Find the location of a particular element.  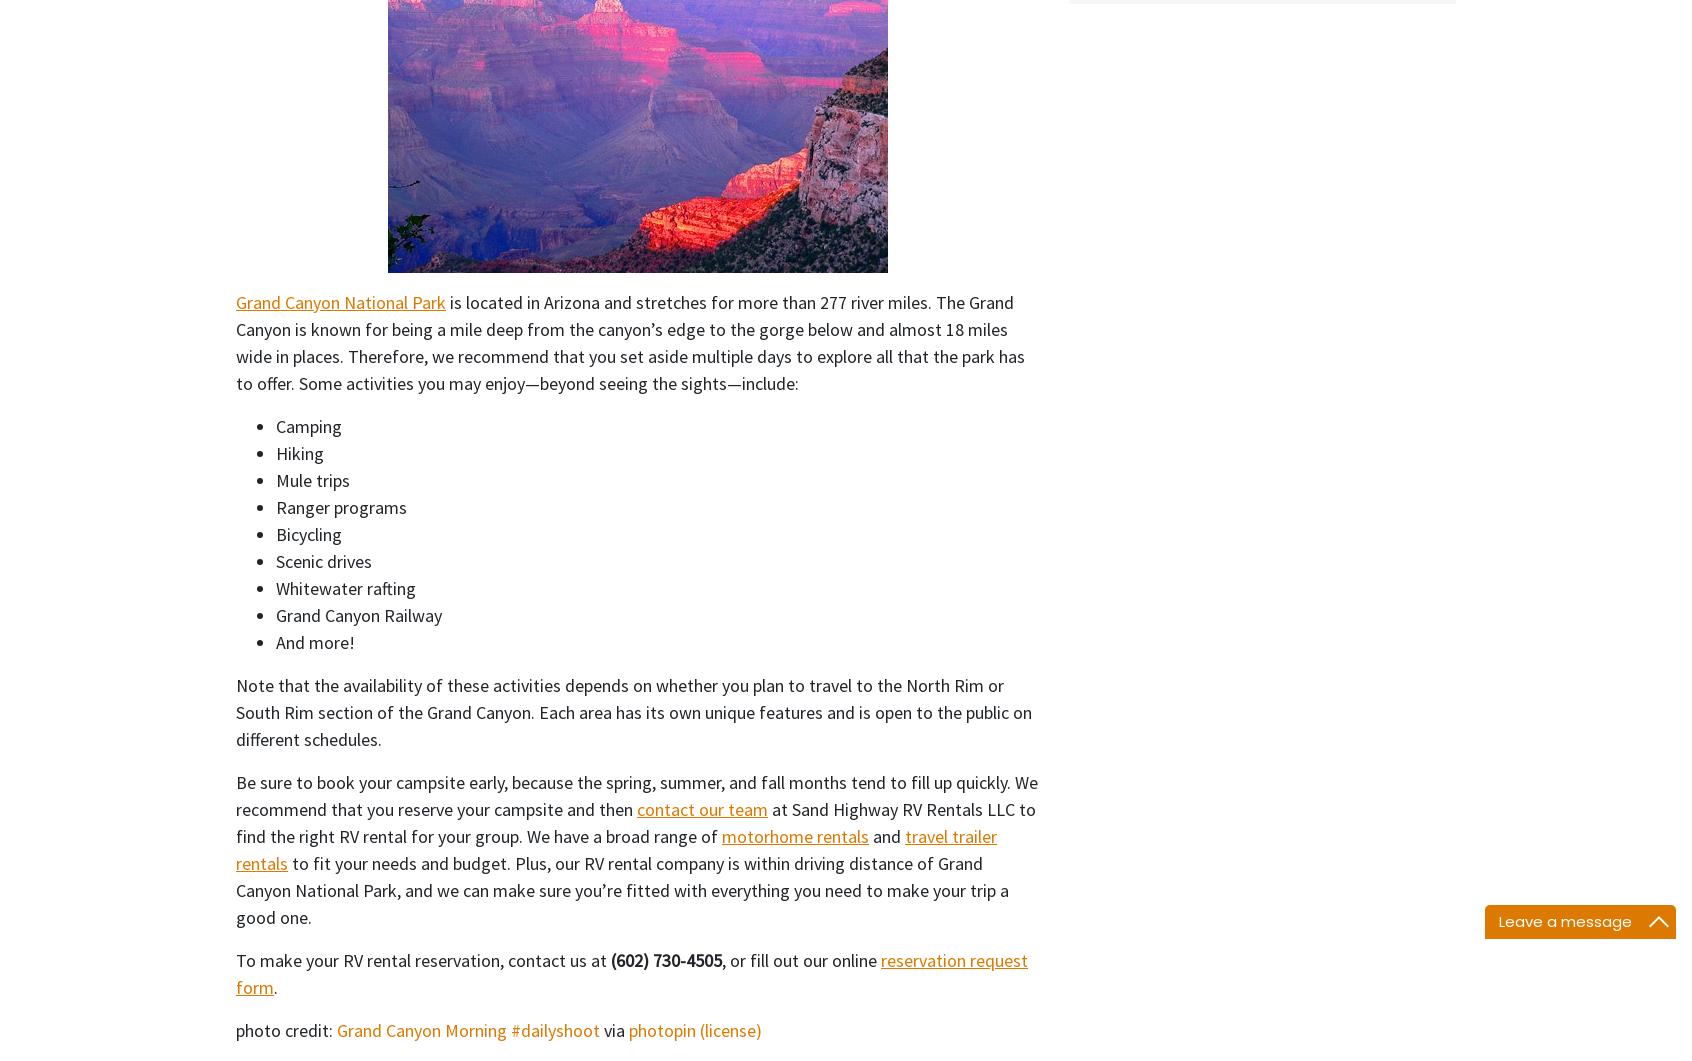

', or fill out our online' is located at coordinates (801, 958).